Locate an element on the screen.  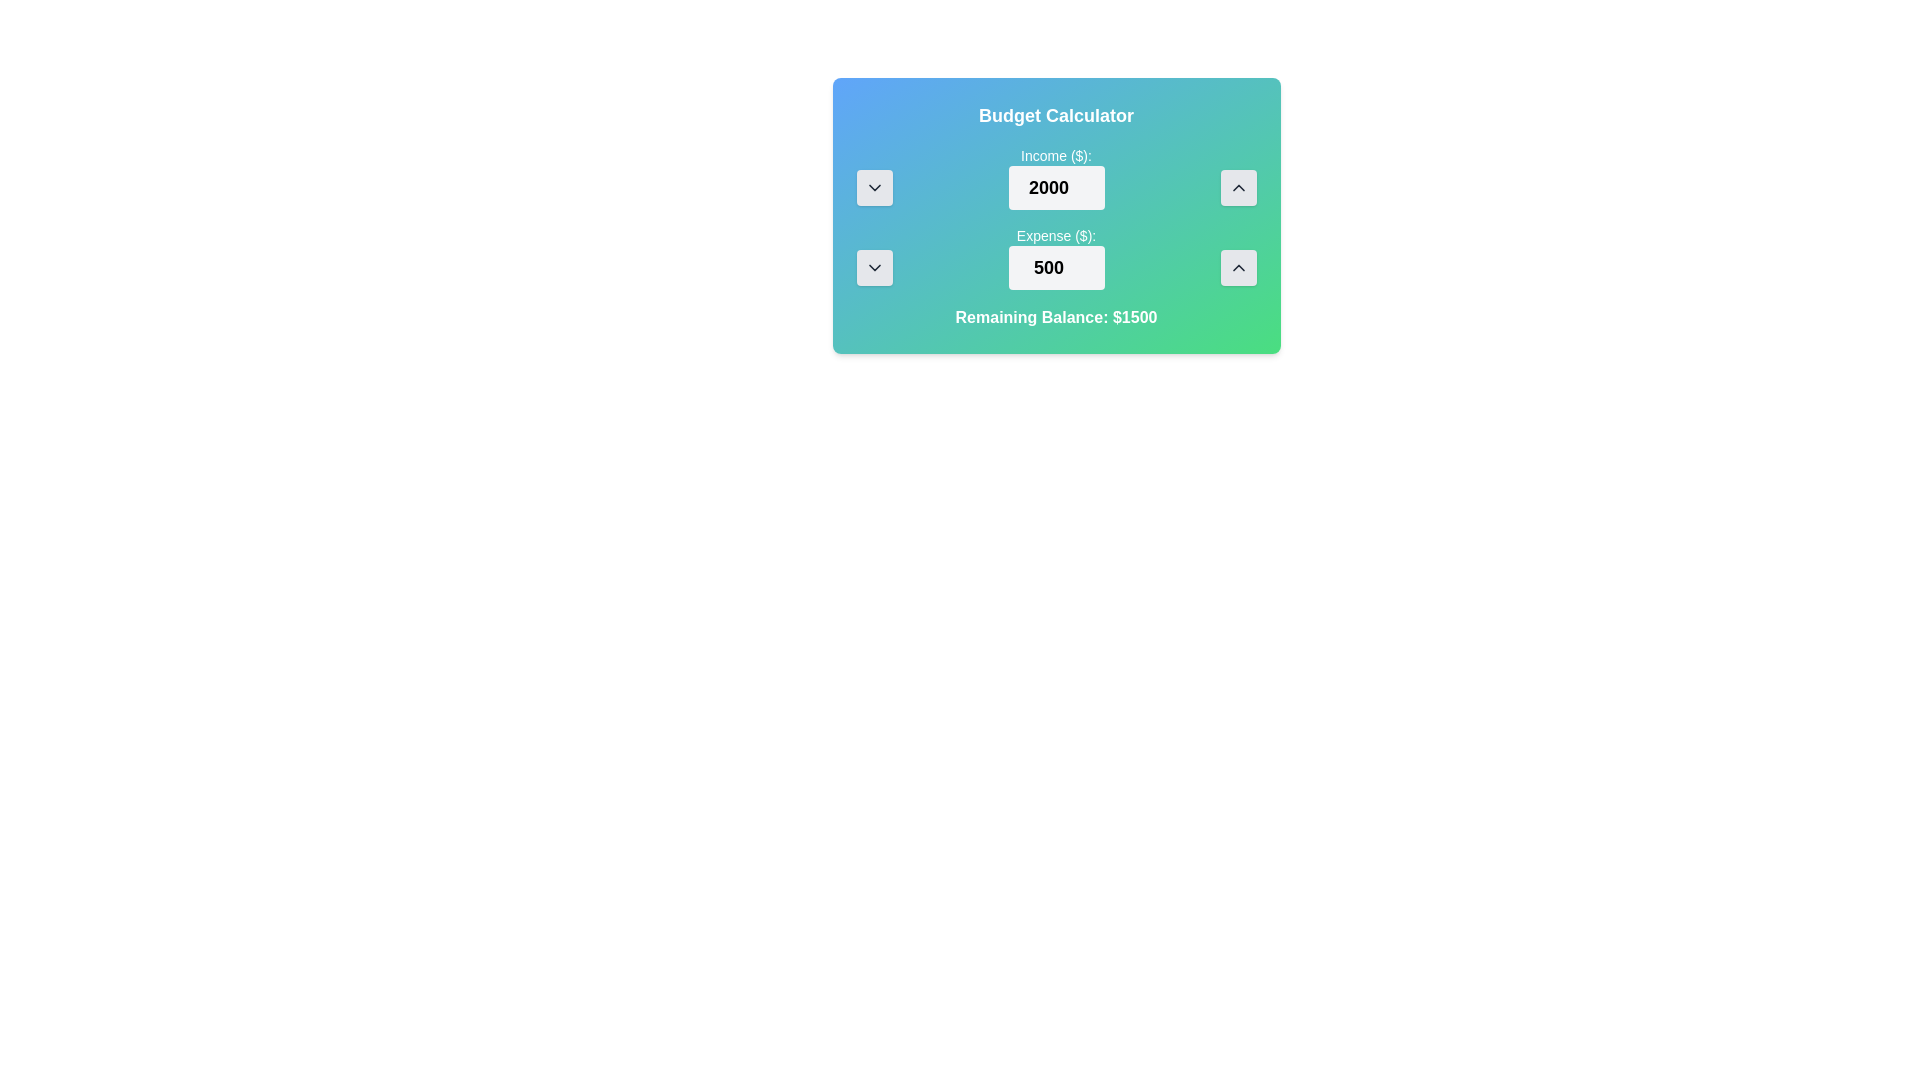
the decrease value button located on the upper-left side of the budget calculator interface, positioned to the left of the 'Income ($):' text input field to change its background color is located at coordinates (874, 188).